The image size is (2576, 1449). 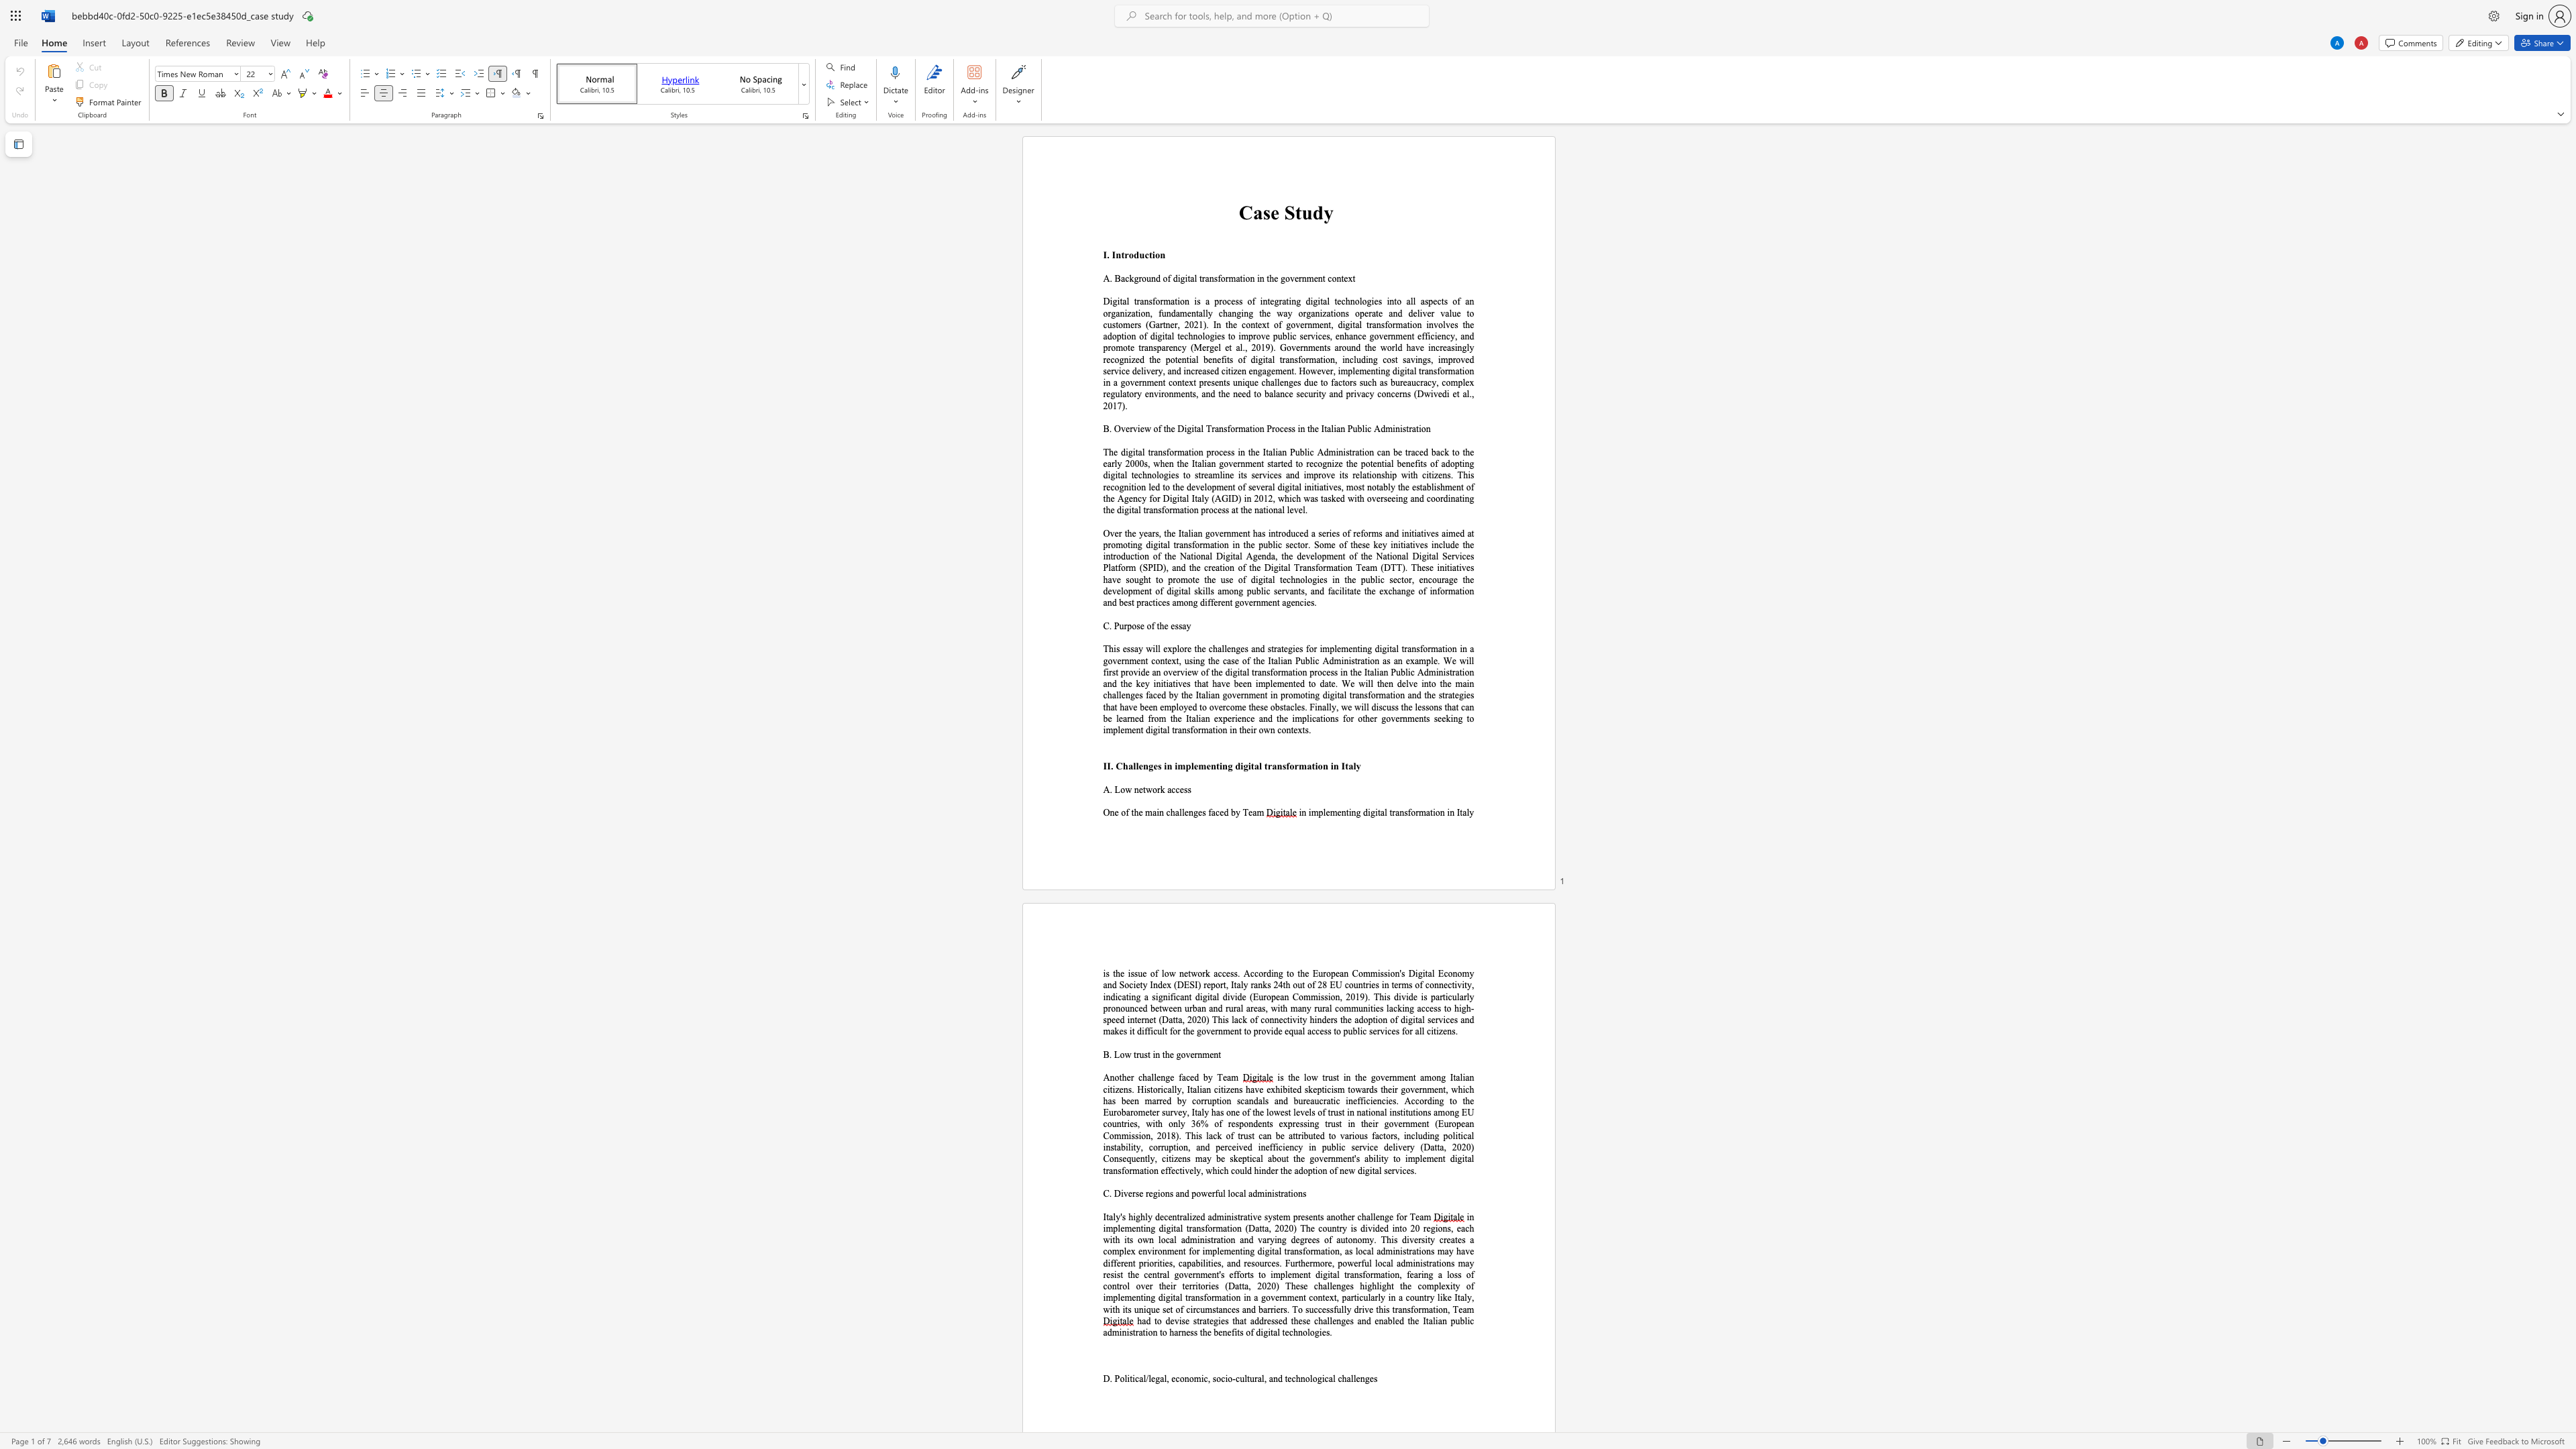 I want to click on the subset text "iscuss the lessons that can be le" within the text "overcome these obstacles. Finally, we will discuss the lessons that can be learned from the Italian experience and the implications for other governments", so click(x=1375, y=707).